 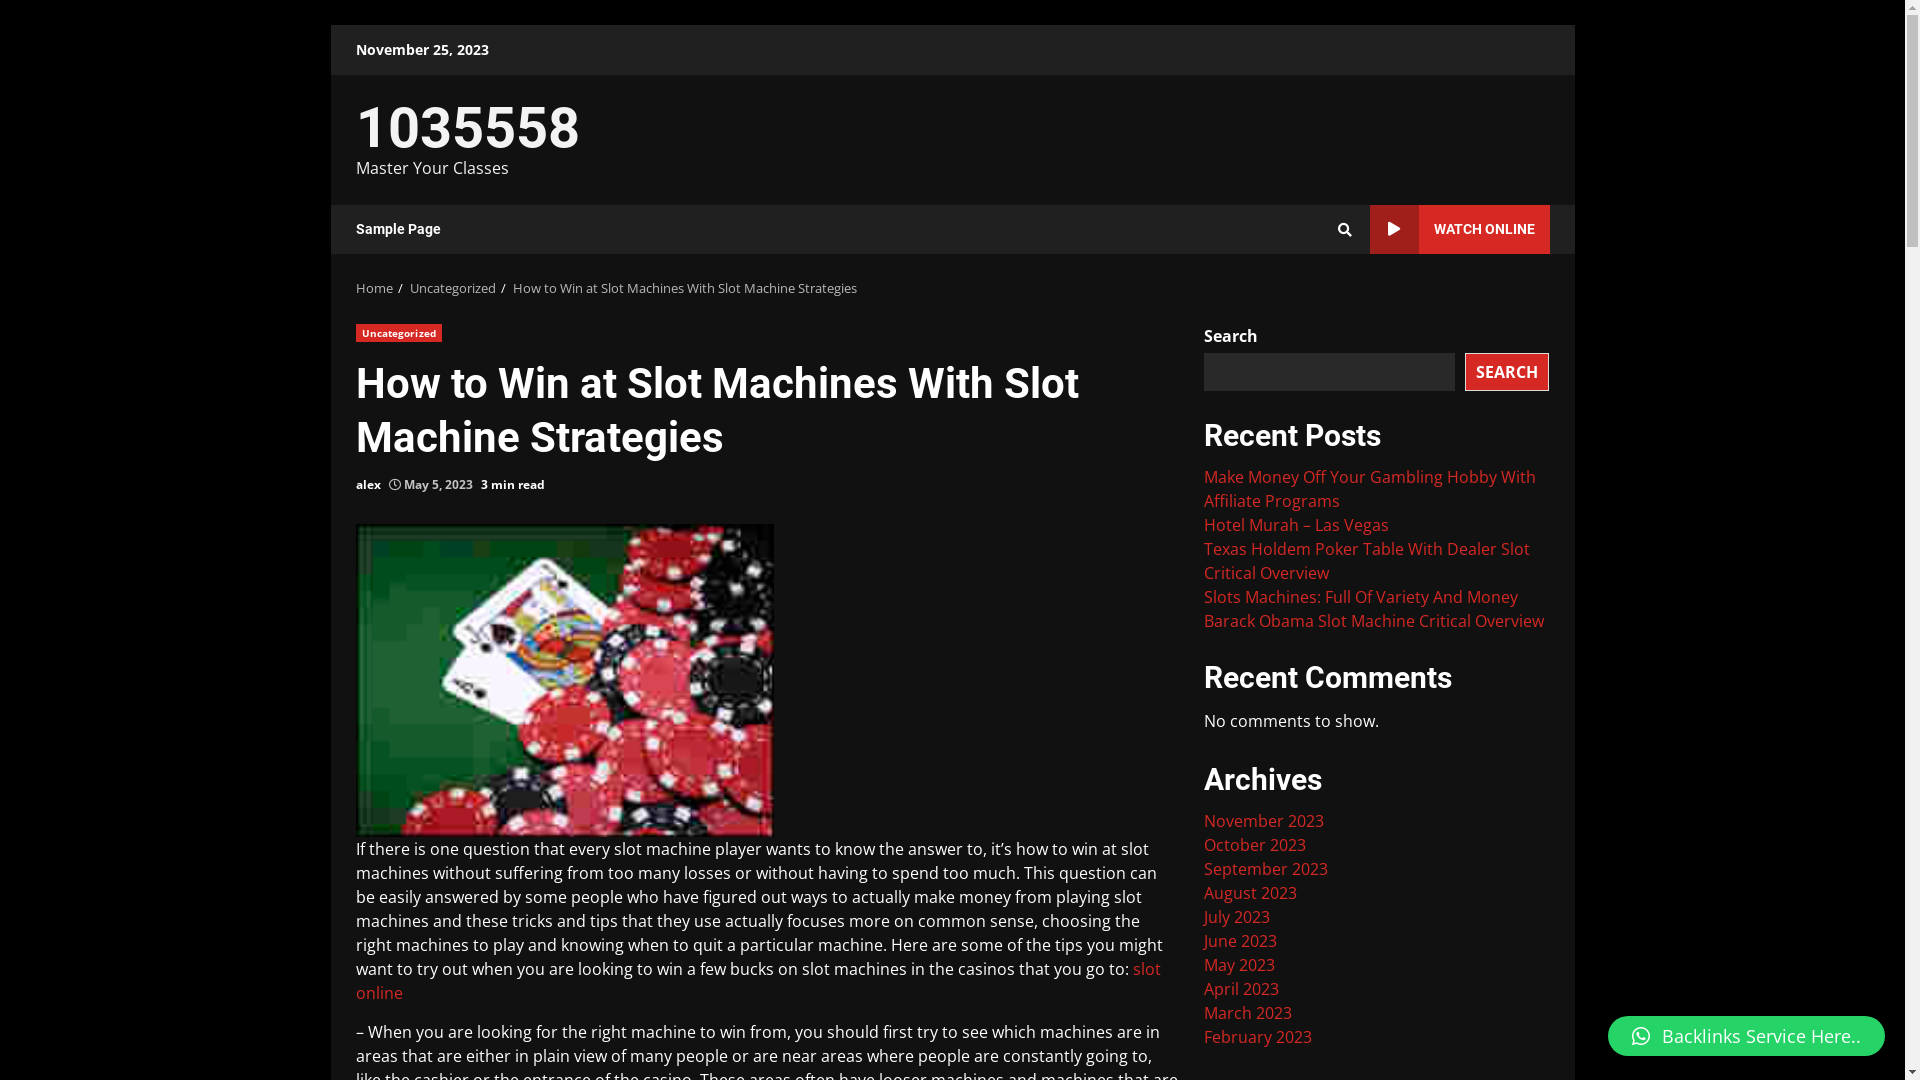 What do you see at coordinates (1203, 987) in the screenshot?
I see `'April 2023'` at bounding box center [1203, 987].